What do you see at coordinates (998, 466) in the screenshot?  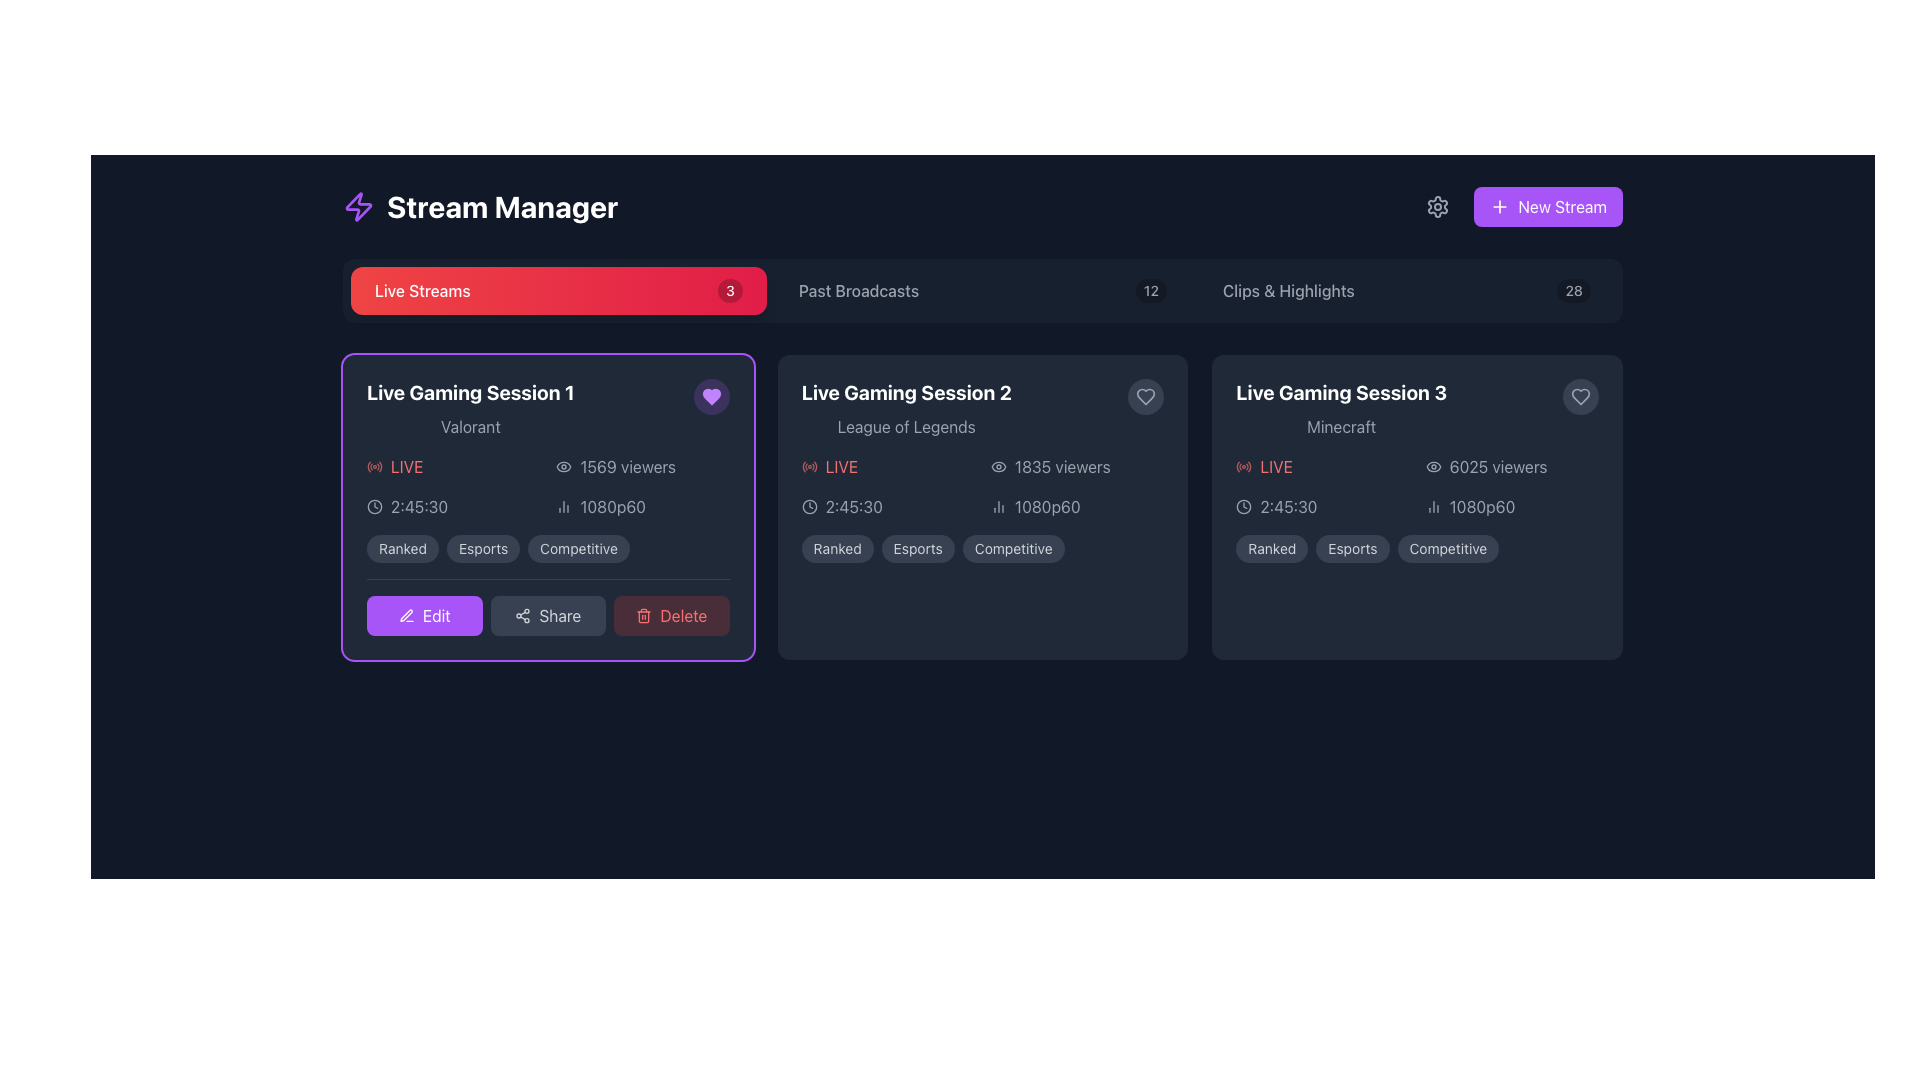 I see `the decorative icon that signifies the view count, located to the left of the text '1835 viewers' in the card 'Live Gaming Session 2'` at bounding box center [998, 466].